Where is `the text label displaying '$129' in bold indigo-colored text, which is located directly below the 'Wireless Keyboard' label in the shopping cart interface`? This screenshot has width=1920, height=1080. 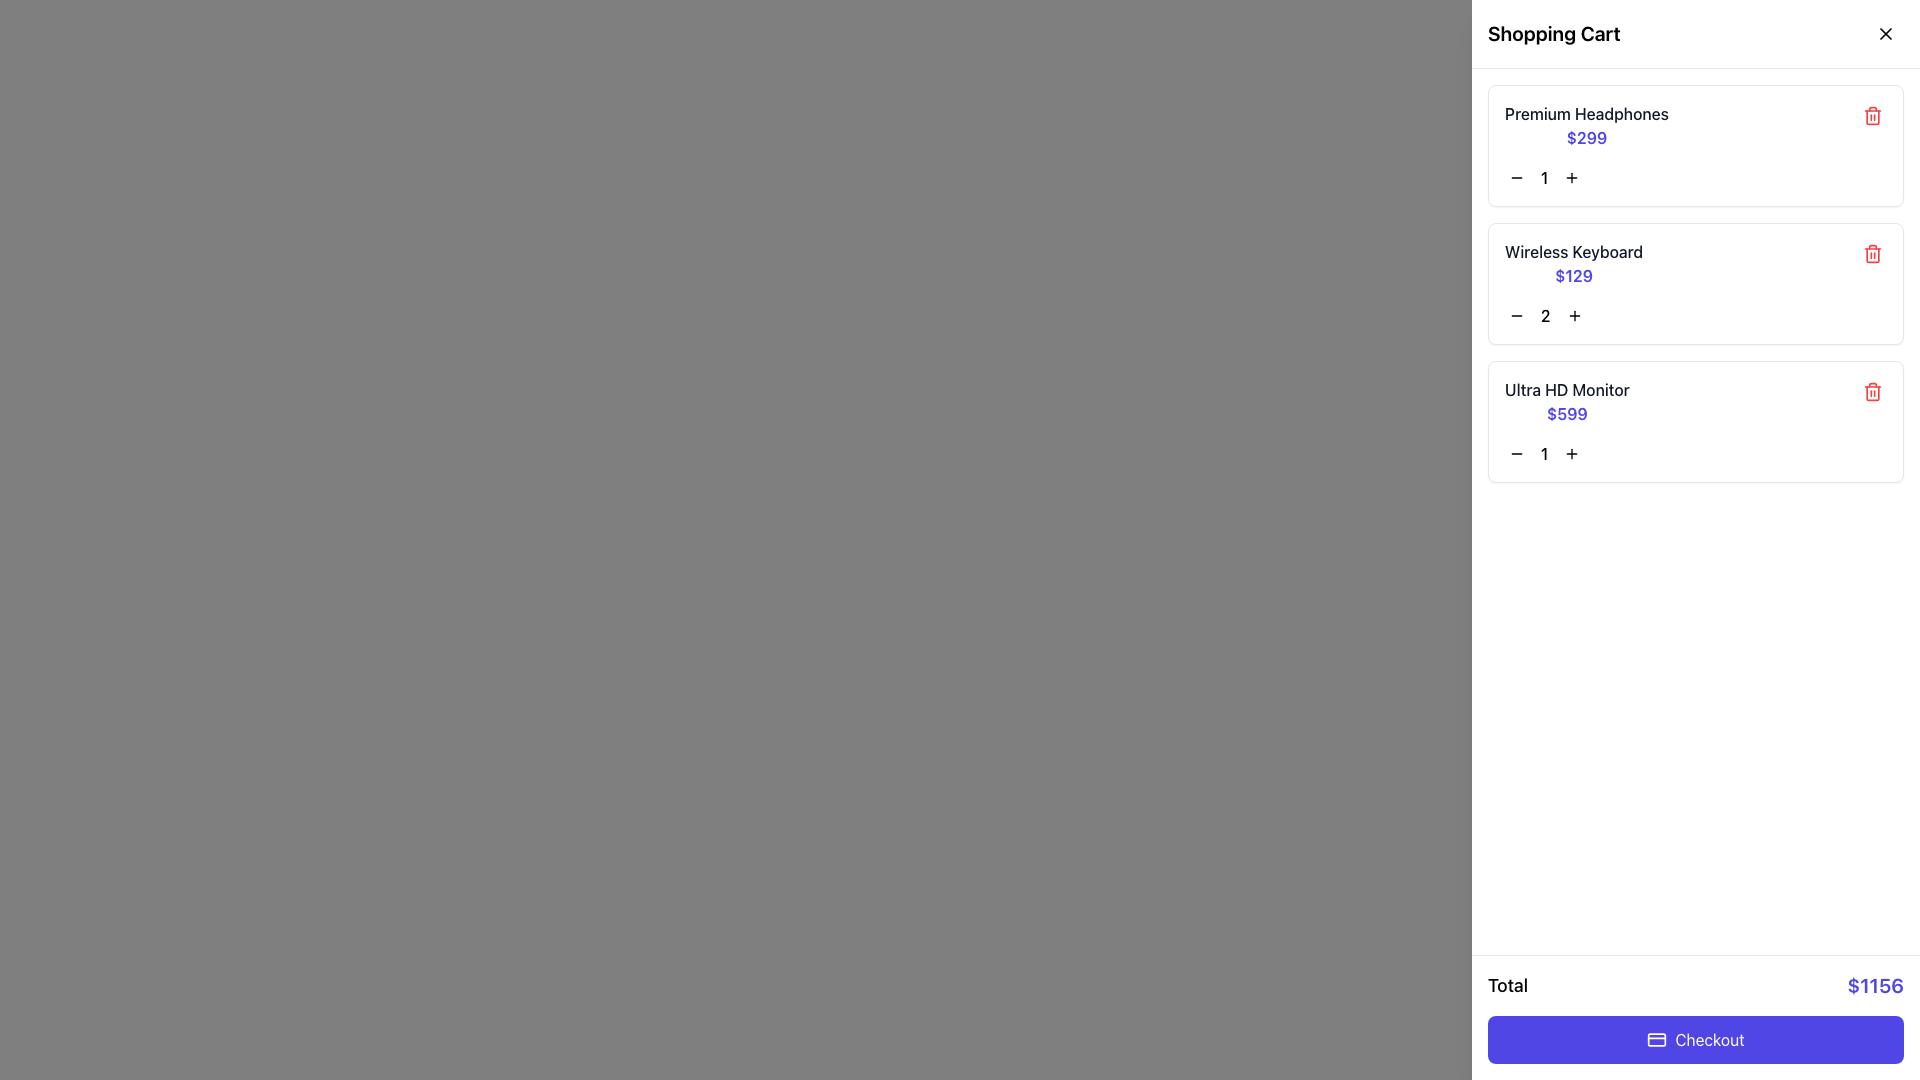 the text label displaying '$129' in bold indigo-colored text, which is located directly below the 'Wireless Keyboard' label in the shopping cart interface is located at coordinates (1573, 276).